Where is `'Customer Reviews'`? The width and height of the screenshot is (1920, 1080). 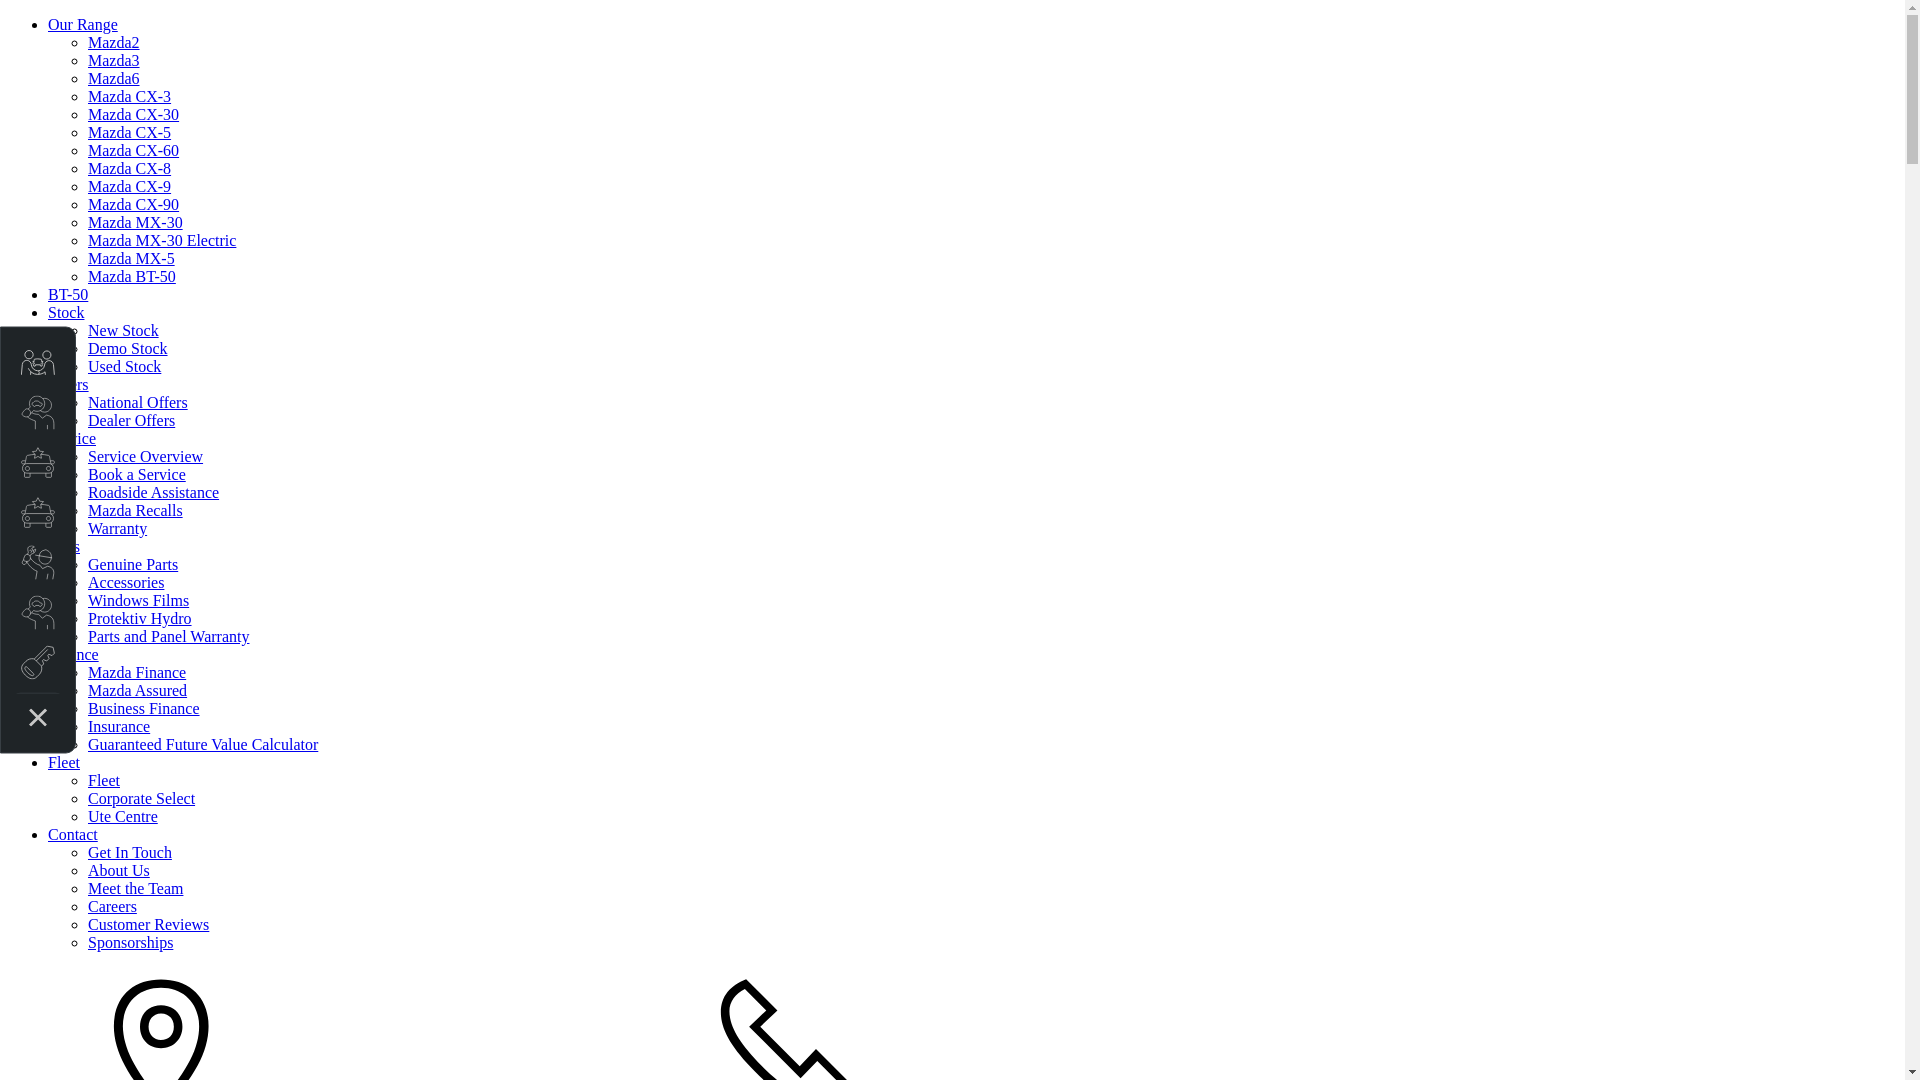 'Customer Reviews' is located at coordinates (147, 924).